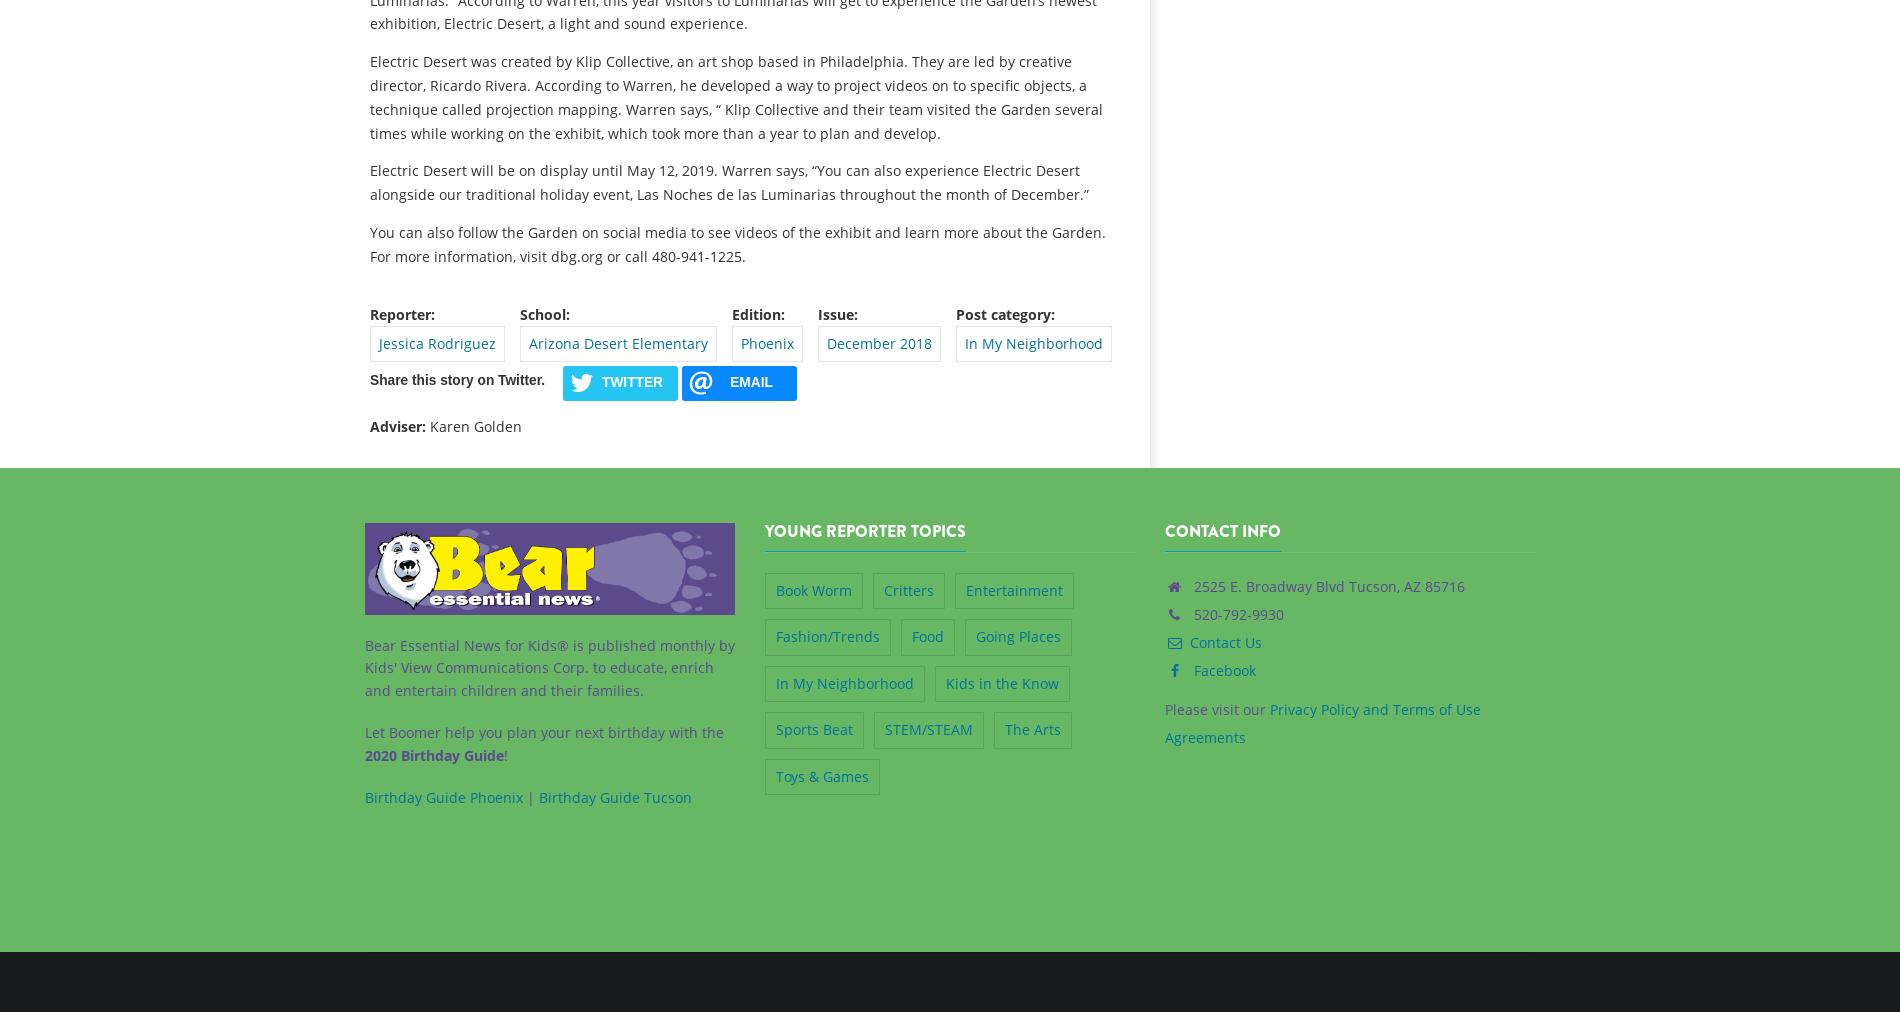  Describe the element at coordinates (1325, 585) in the screenshot. I see `'2525 E. Broadway Blvd Tucson, AZ 85716'` at that location.